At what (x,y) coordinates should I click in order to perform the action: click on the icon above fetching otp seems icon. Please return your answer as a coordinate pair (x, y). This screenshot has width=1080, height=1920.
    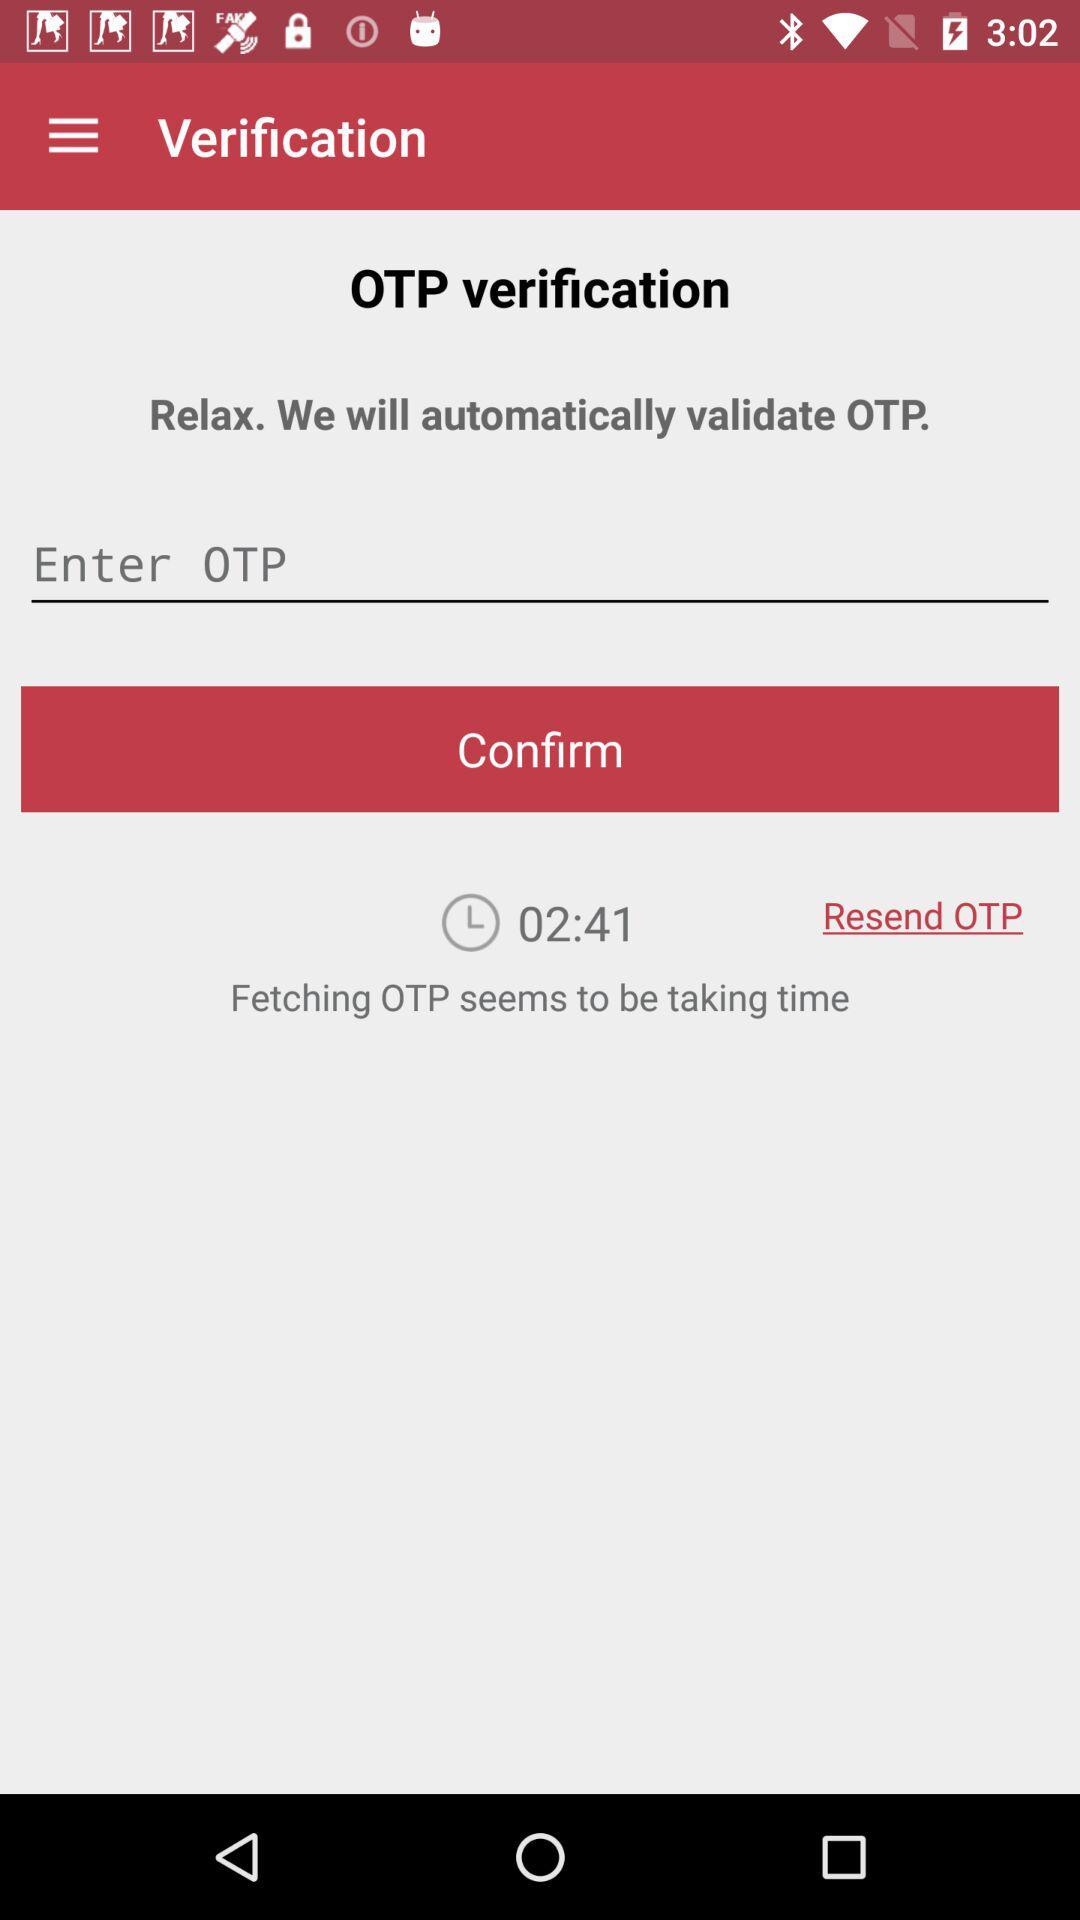
    Looking at the image, I should click on (922, 900).